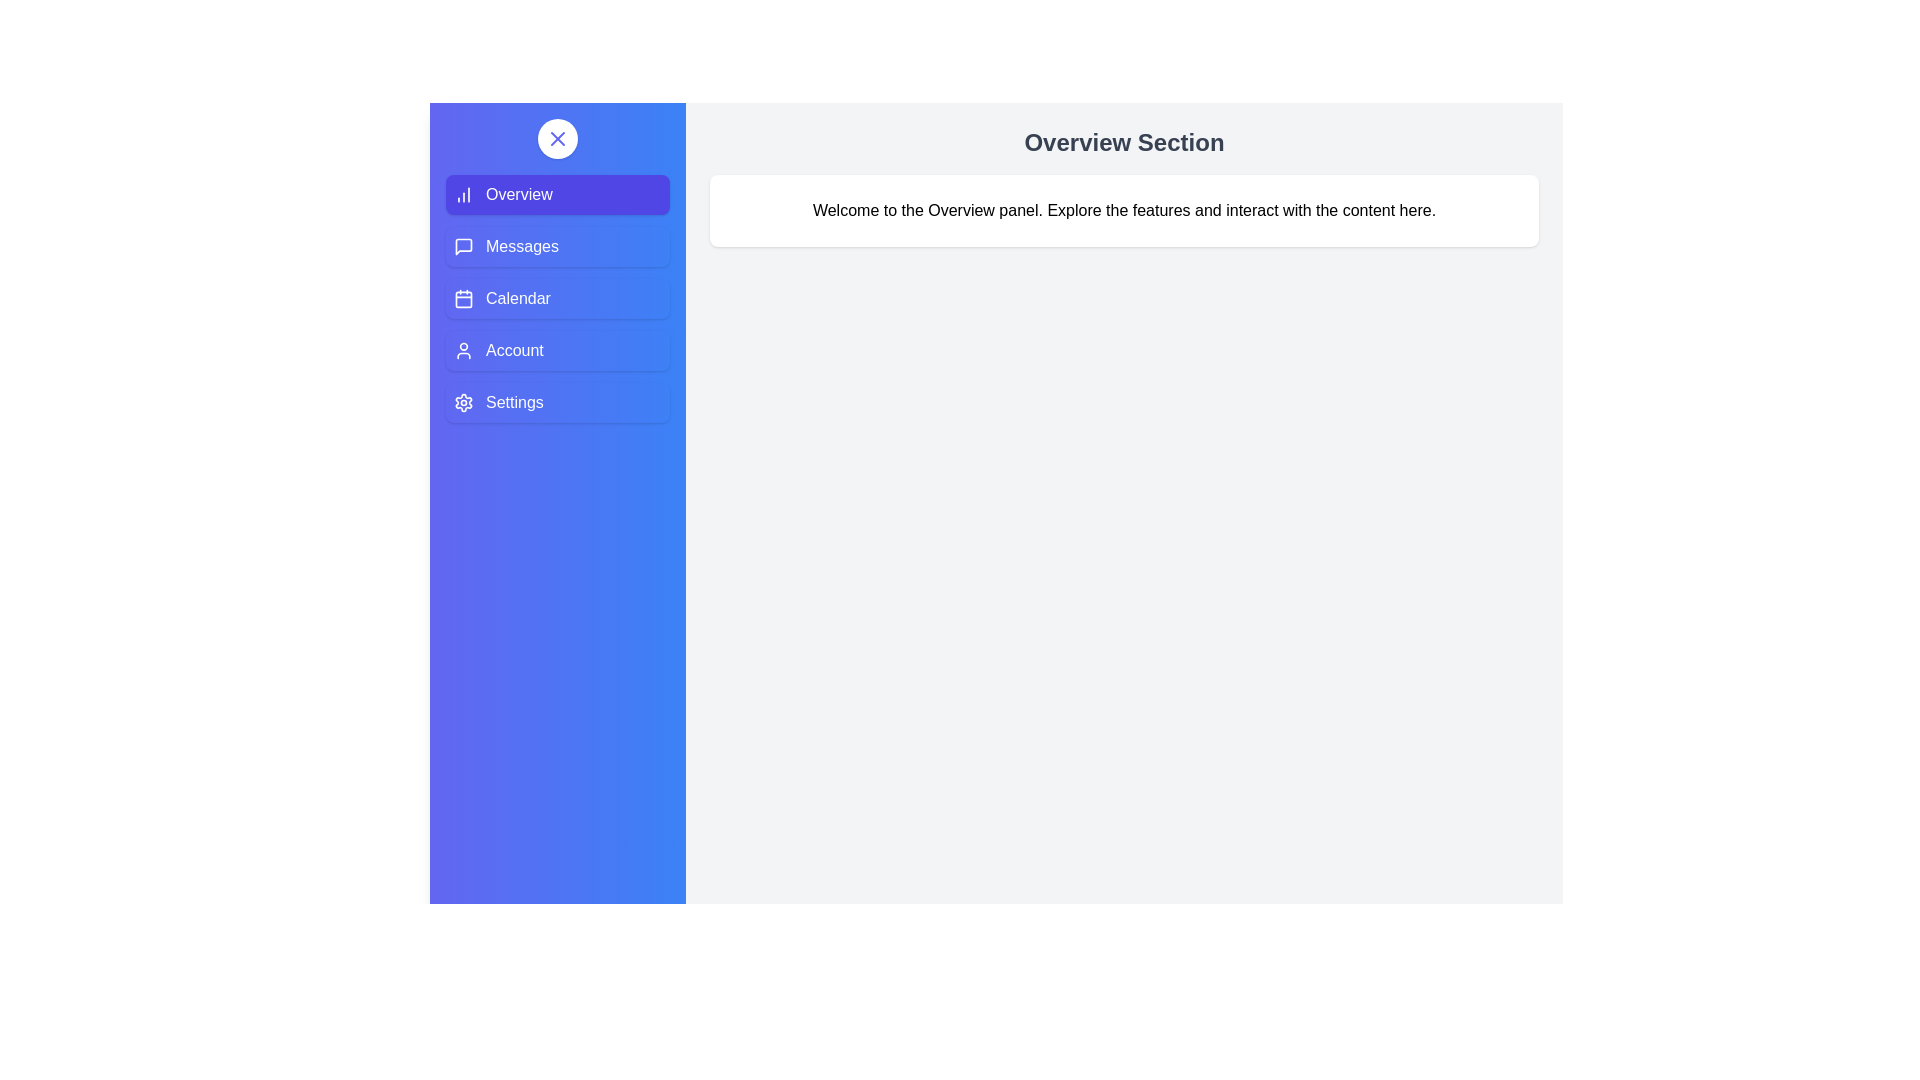 Image resolution: width=1920 pixels, height=1080 pixels. I want to click on the Settings tab from the sidebar, so click(557, 402).